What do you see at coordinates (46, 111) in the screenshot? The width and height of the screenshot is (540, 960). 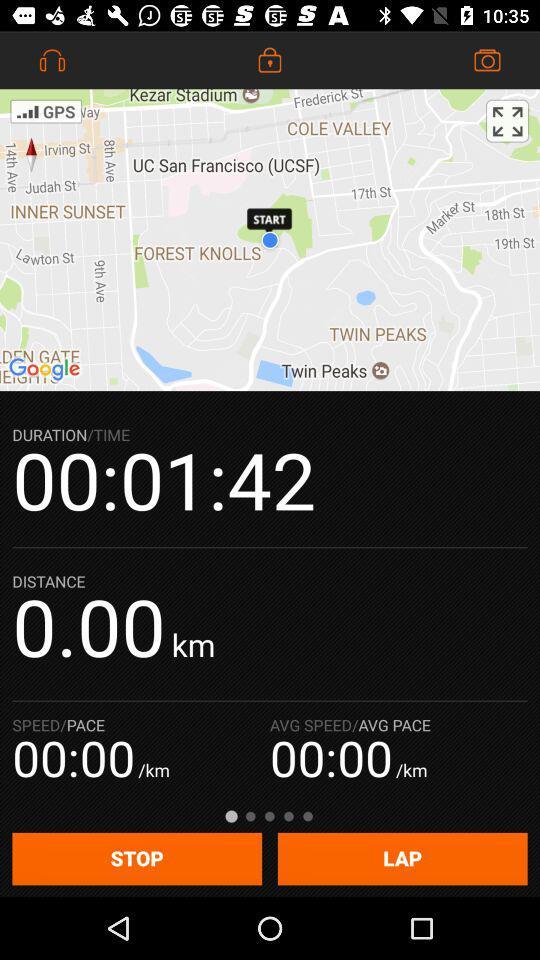 I see `the icon which is below the headphones tag` at bounding box center [46, 111].